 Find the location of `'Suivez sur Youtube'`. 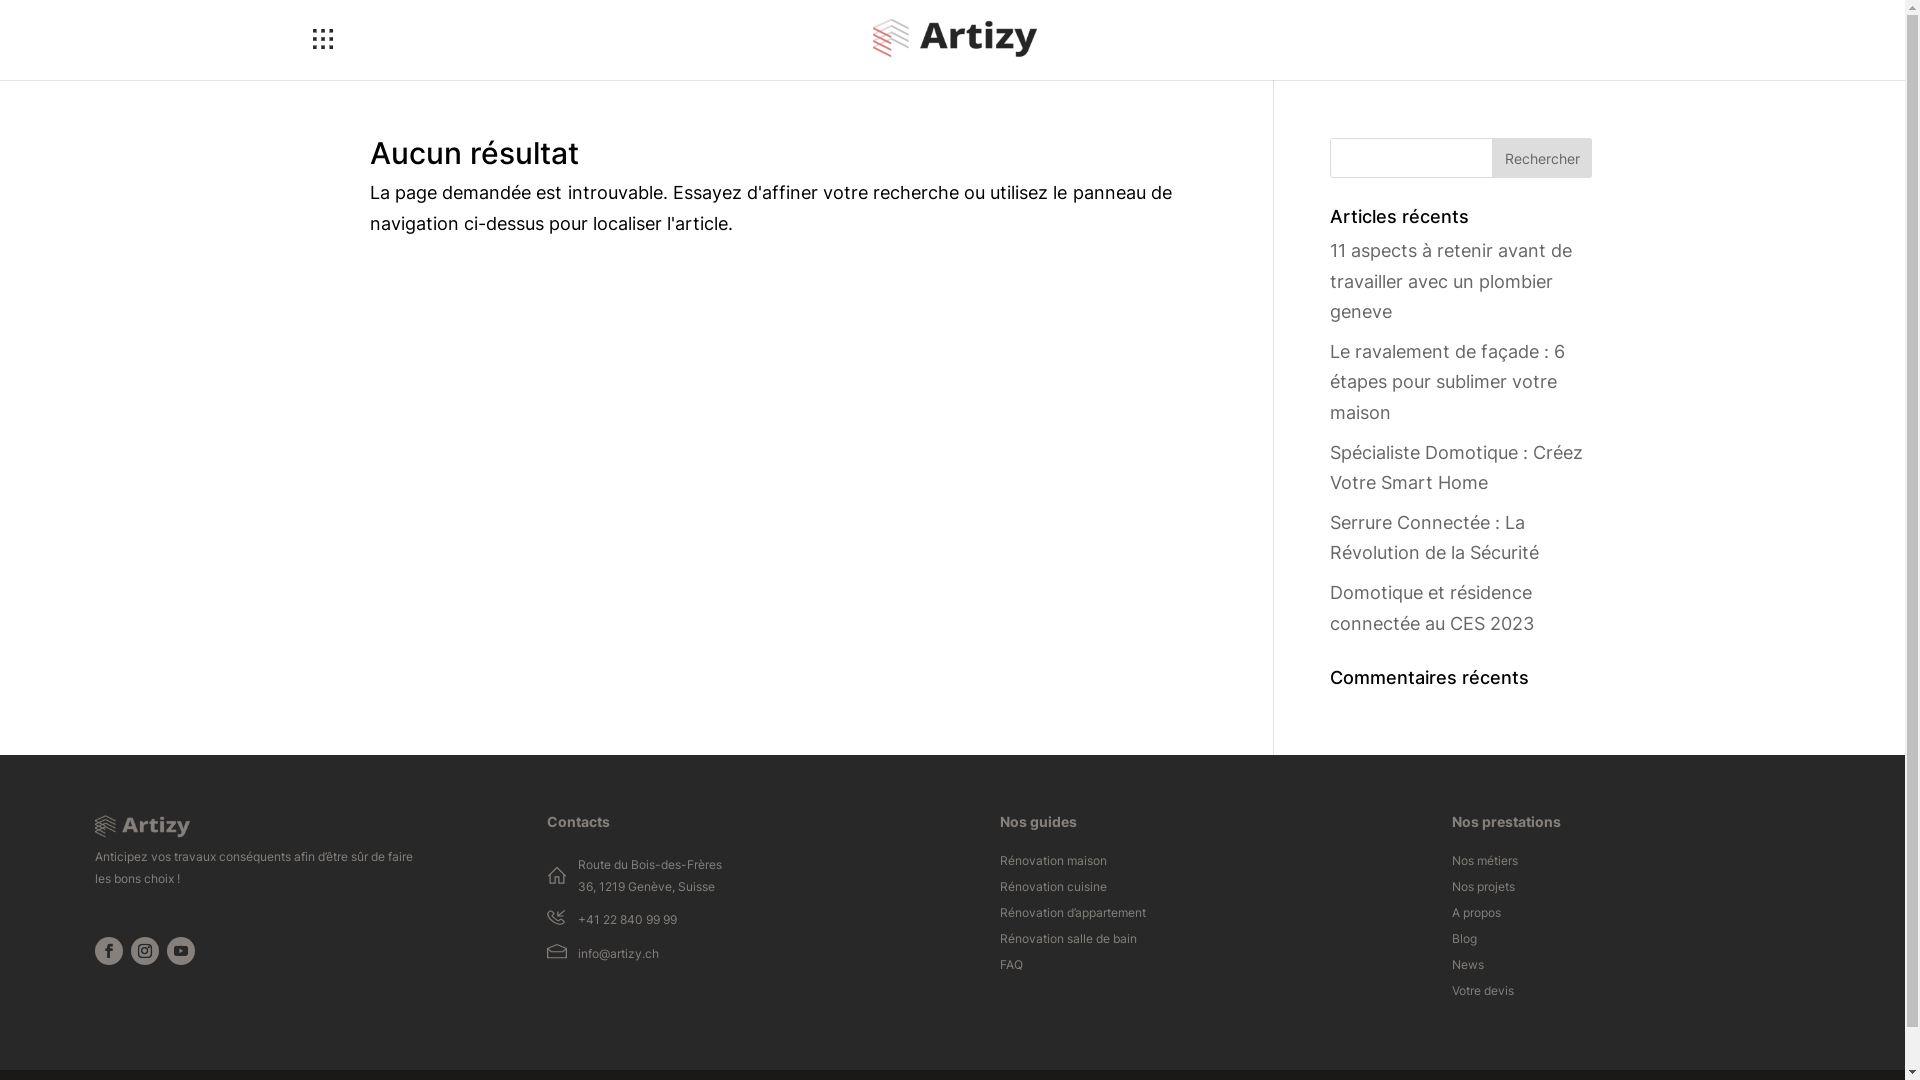

'Suivez sur Youtube' is located at coordinates (181, 950).